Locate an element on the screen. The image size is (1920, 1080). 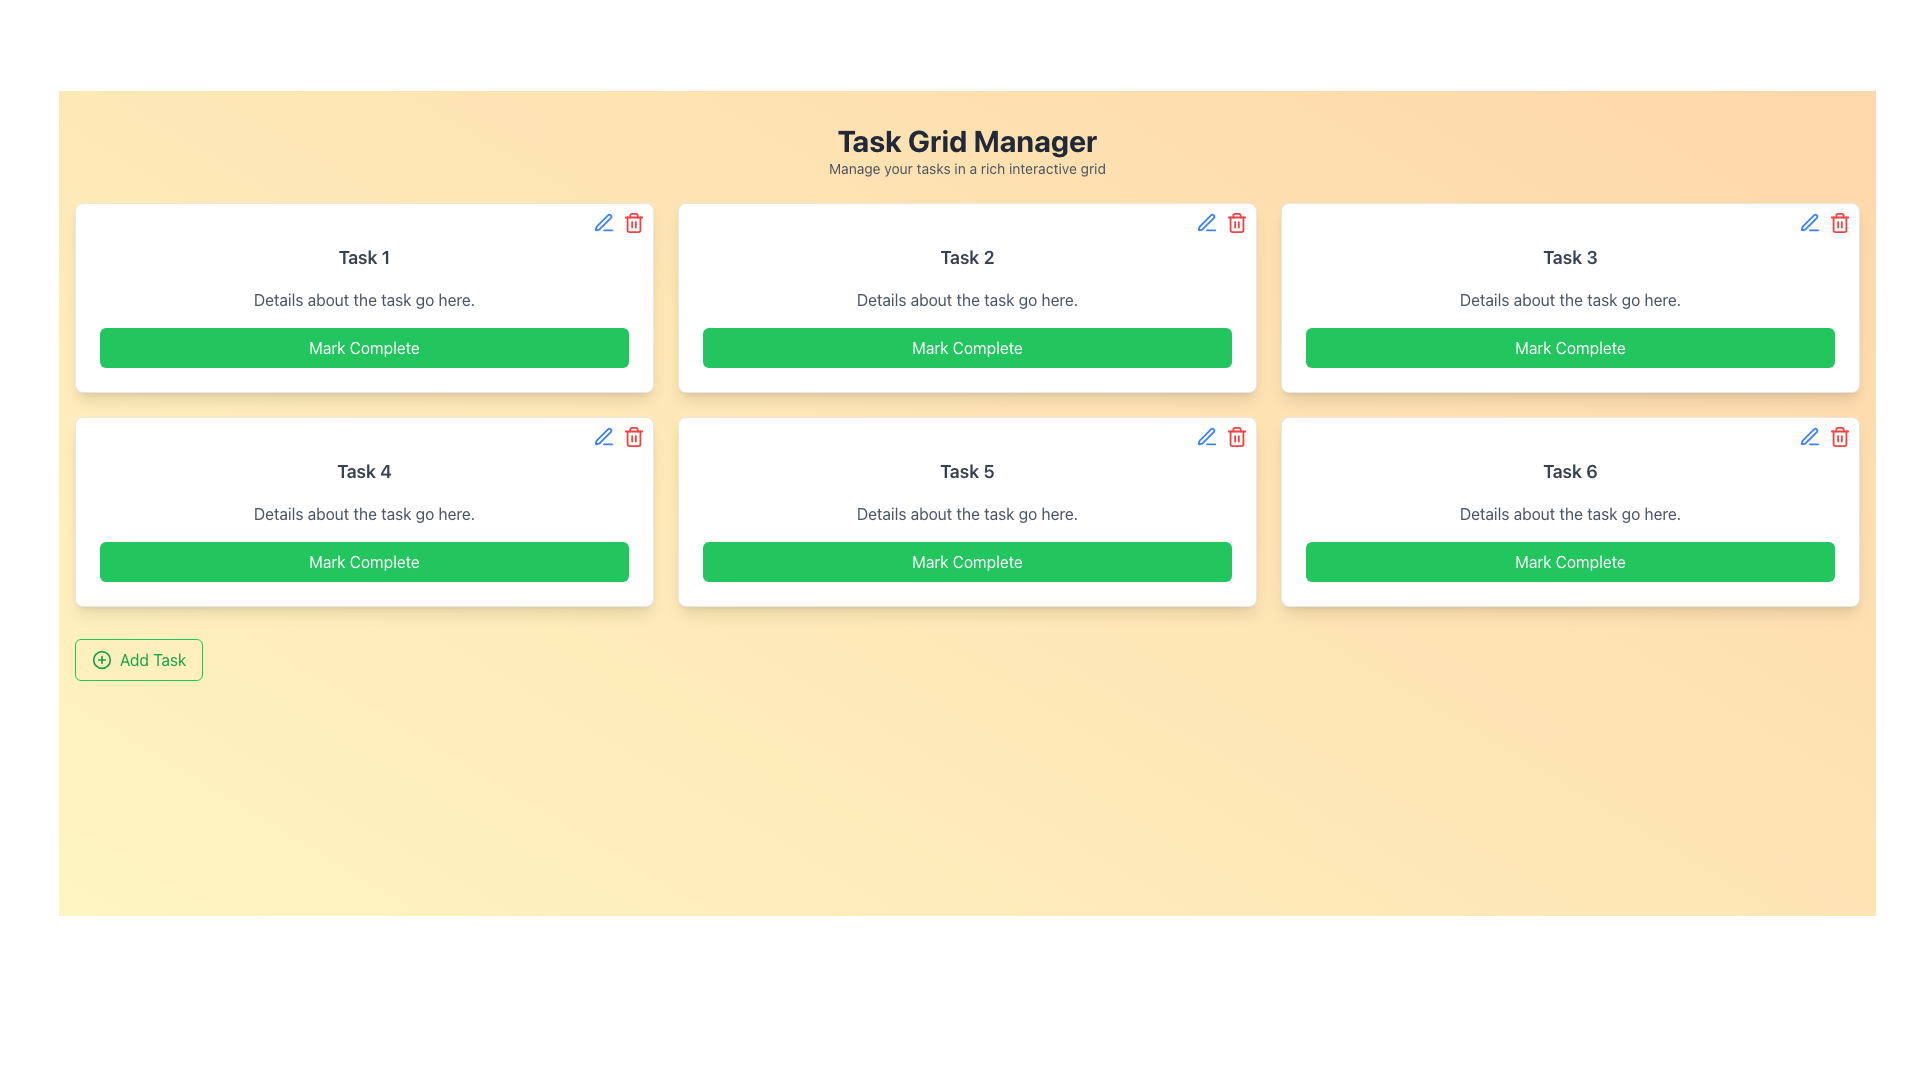
the centered text block displaying 'Task 2' in bold, large, gray font, located within the second card of a grid layout is located at coordinates (967, 257).